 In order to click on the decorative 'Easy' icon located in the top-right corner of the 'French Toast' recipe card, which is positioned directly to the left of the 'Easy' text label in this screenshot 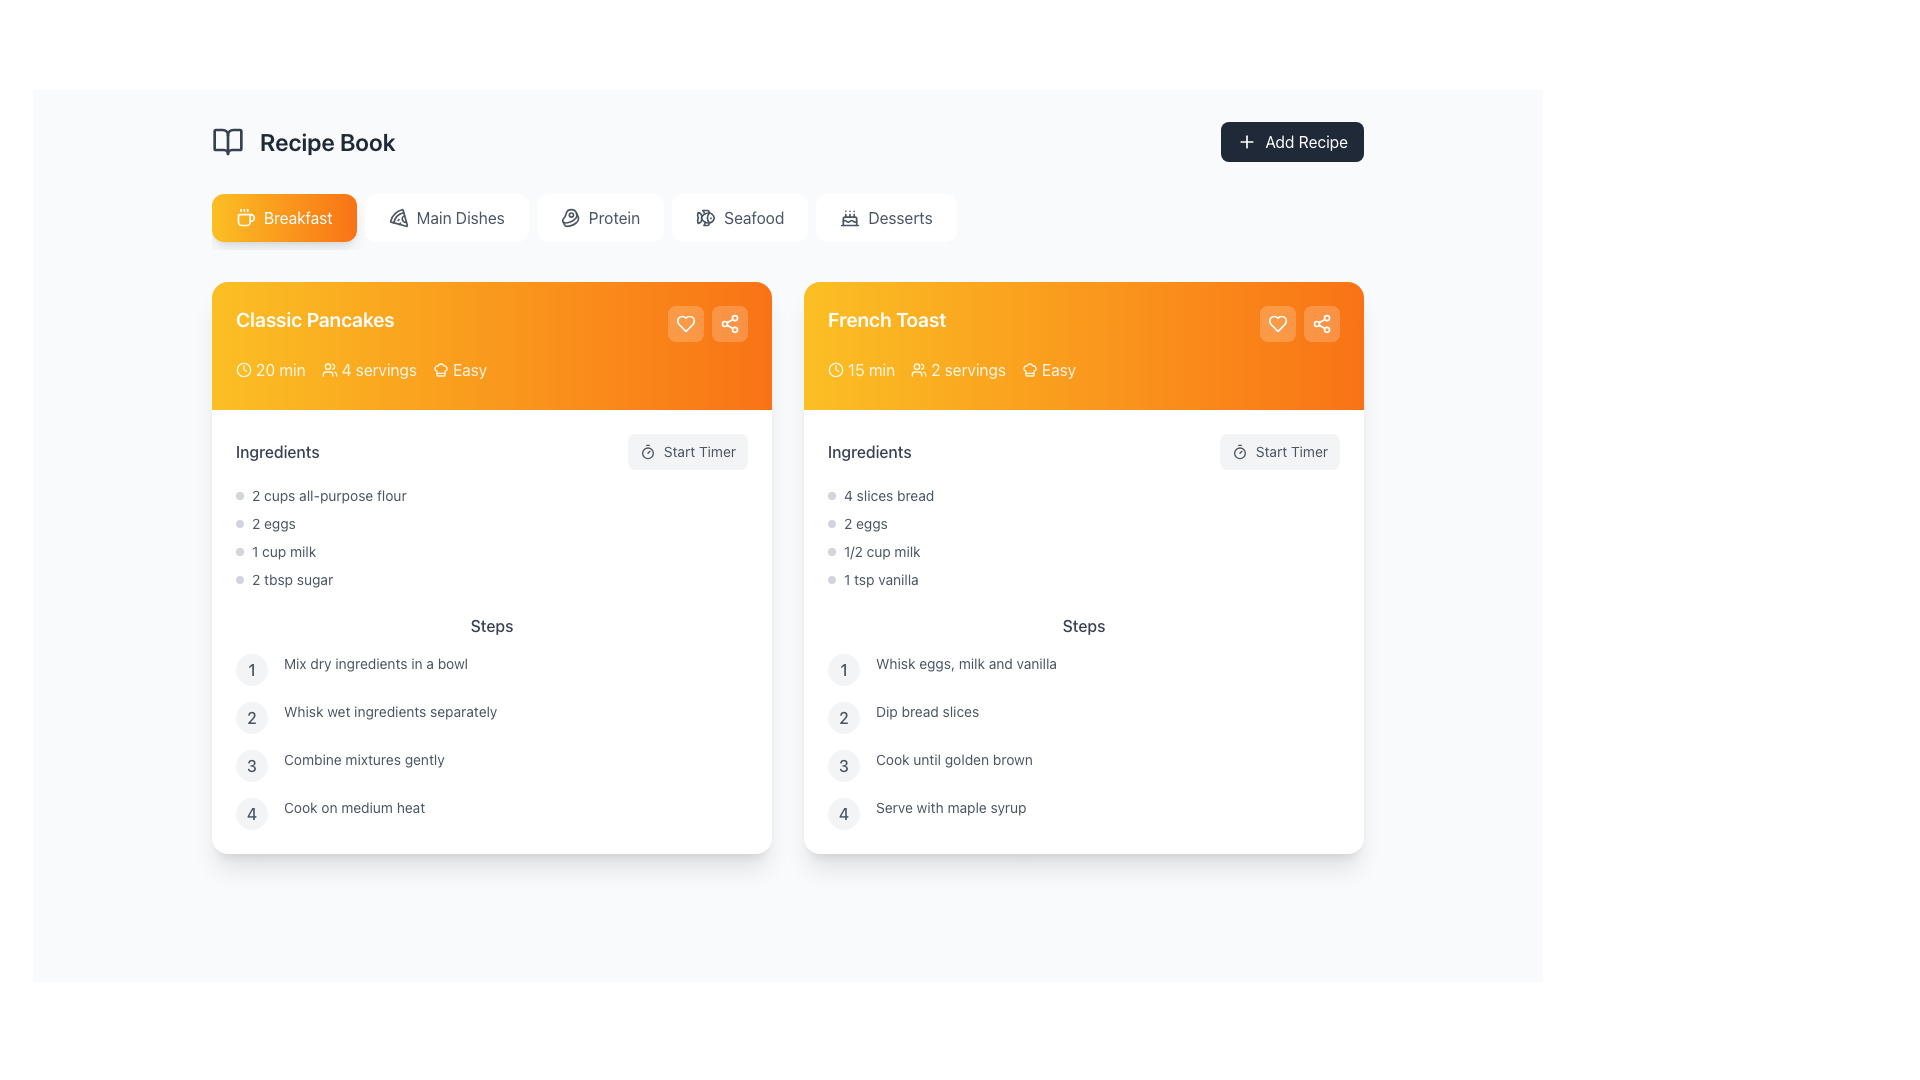, I will do `click(1029, 370)`.